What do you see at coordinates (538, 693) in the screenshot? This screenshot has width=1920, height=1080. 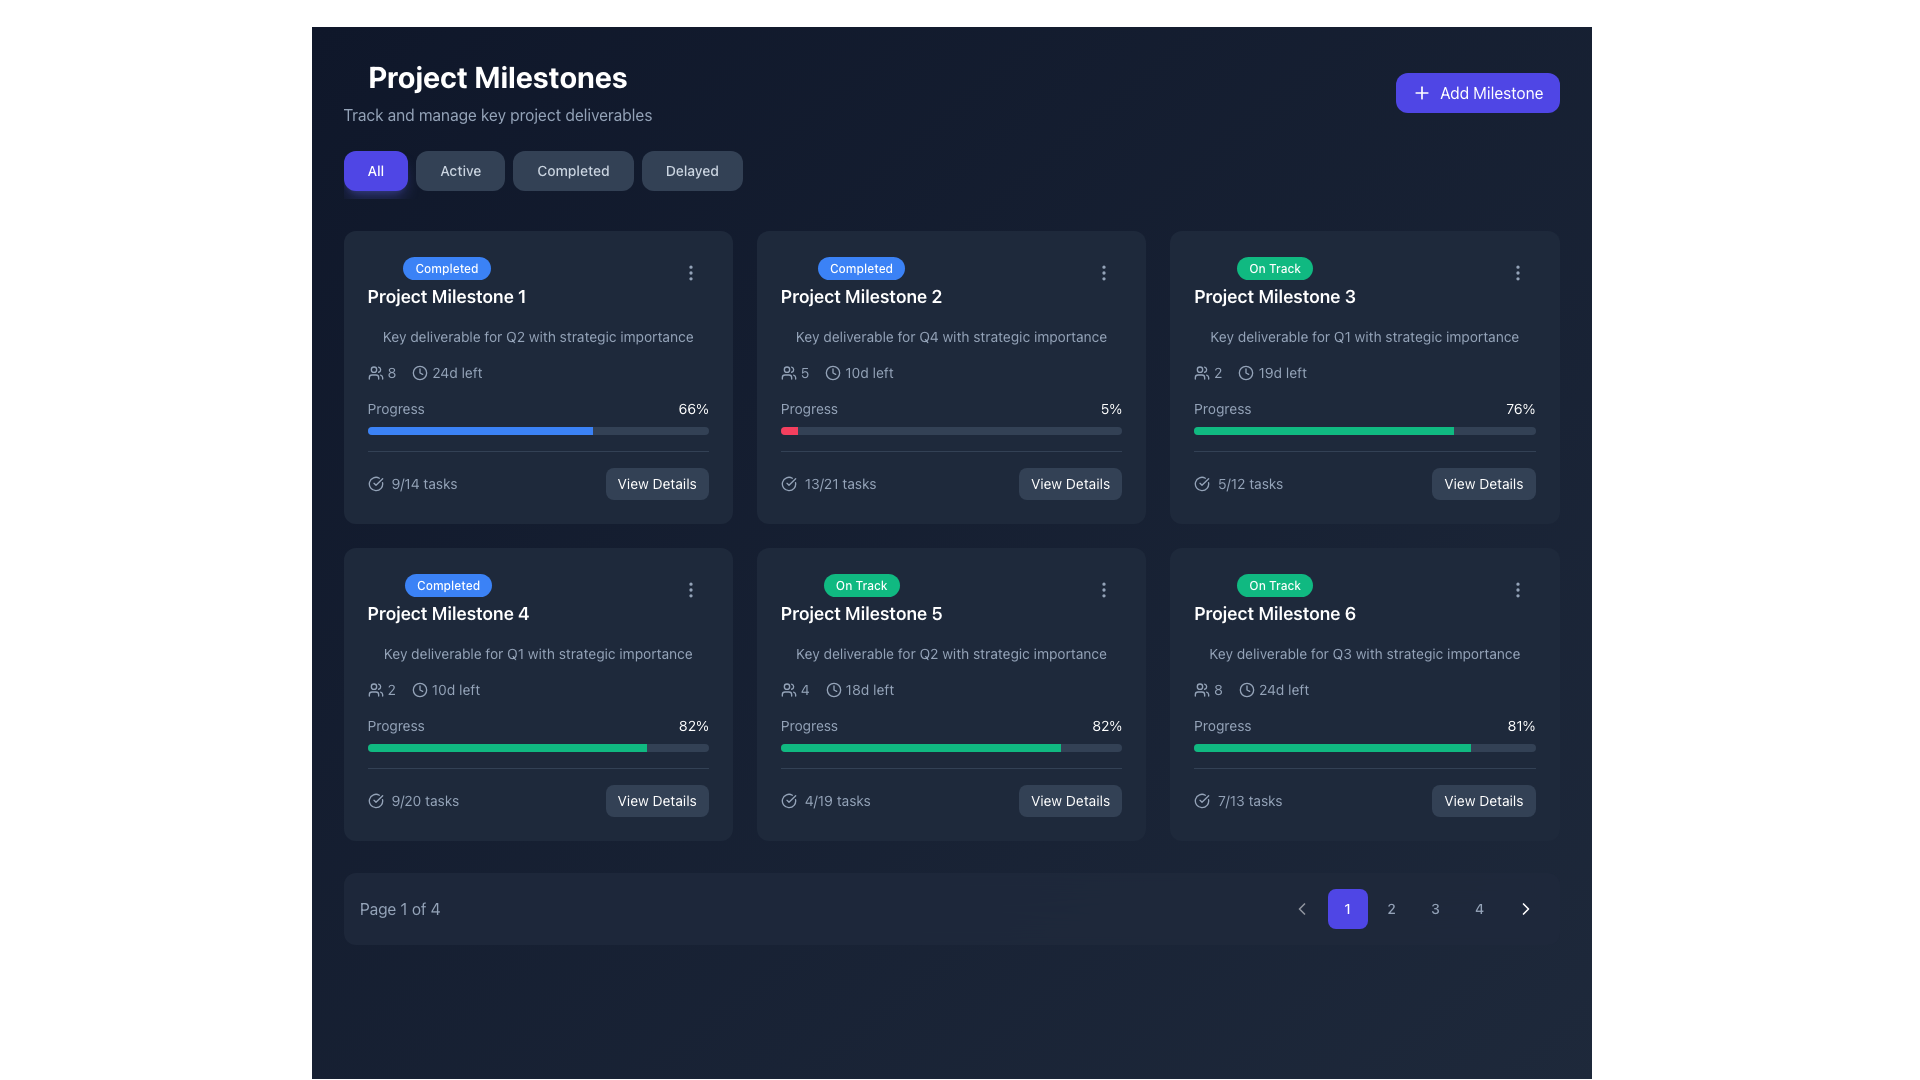 I see `details of the Information Card located in the first column of the secondary row below 'Project Milestone 1'` at bounding box center [538, 693].